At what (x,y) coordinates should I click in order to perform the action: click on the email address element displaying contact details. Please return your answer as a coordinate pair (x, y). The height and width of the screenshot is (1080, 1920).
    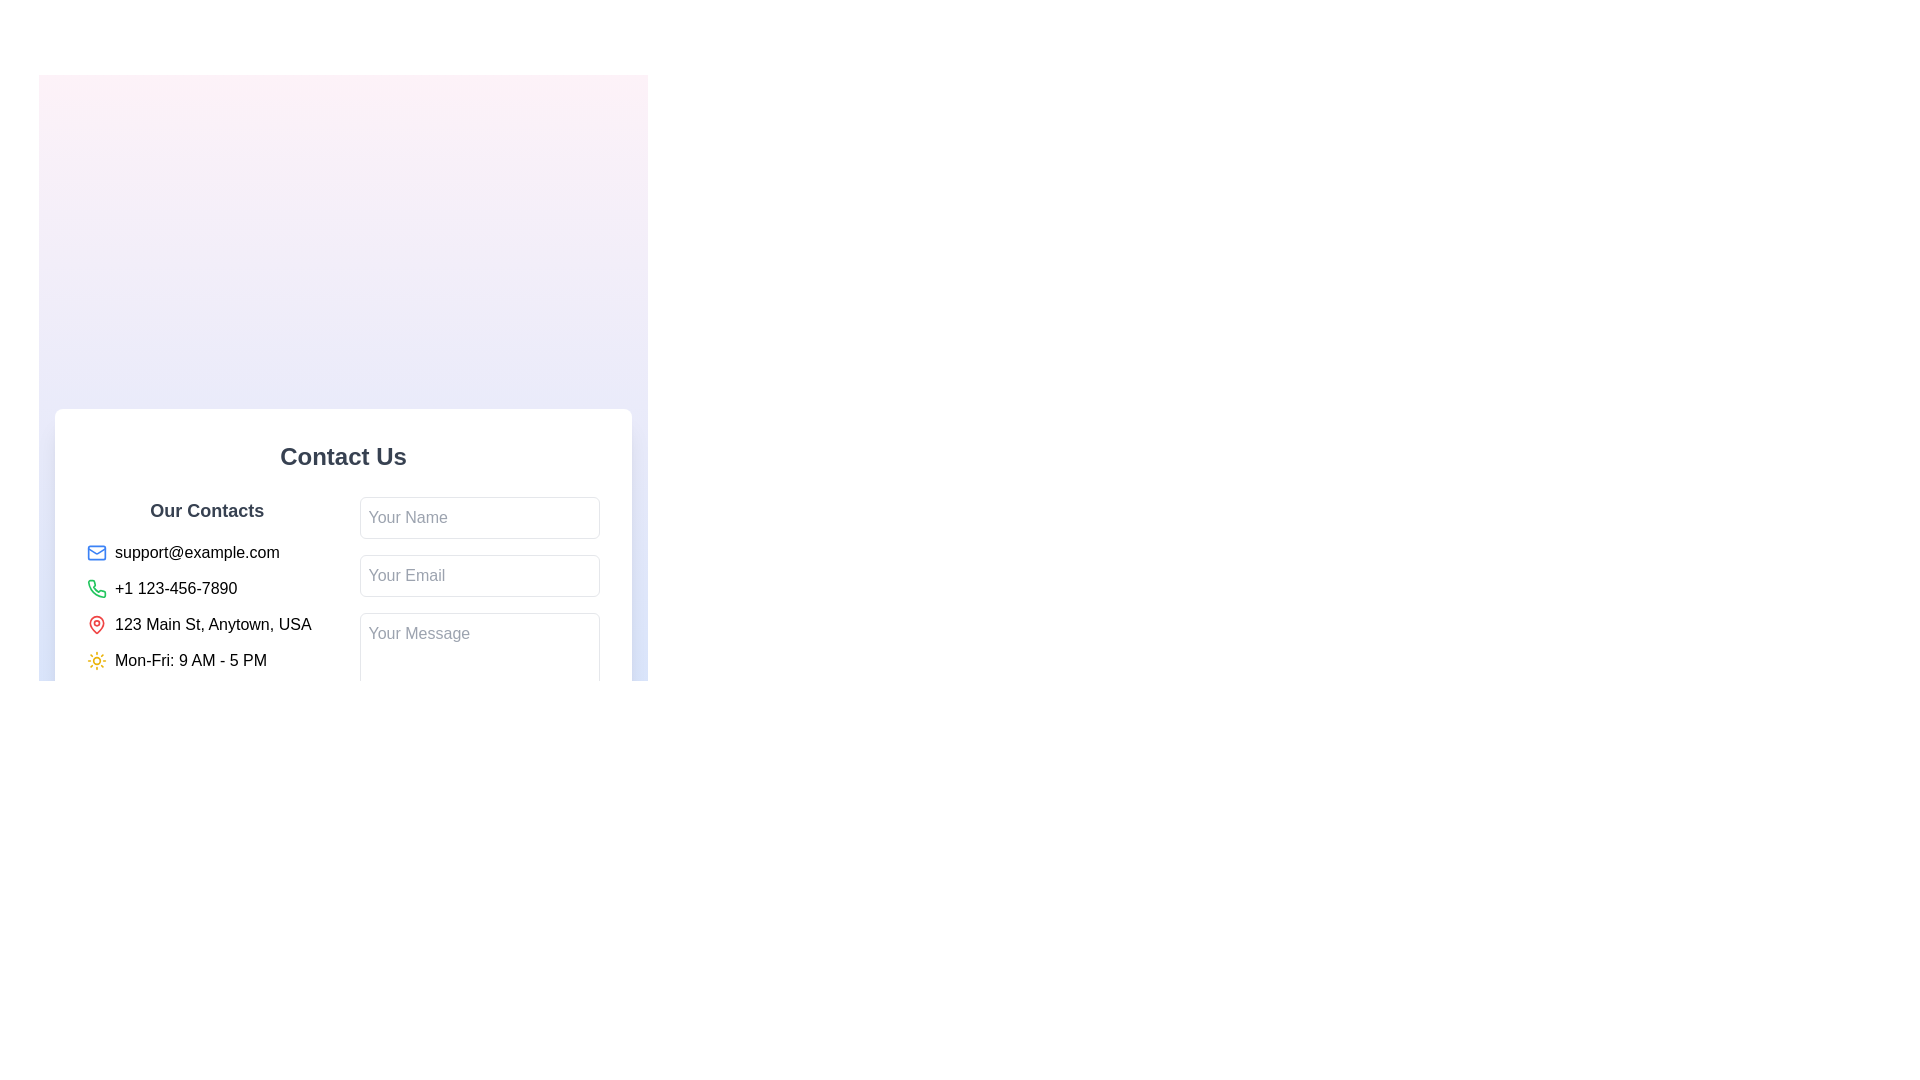
    Looking at the image, I should click on (207, 552).